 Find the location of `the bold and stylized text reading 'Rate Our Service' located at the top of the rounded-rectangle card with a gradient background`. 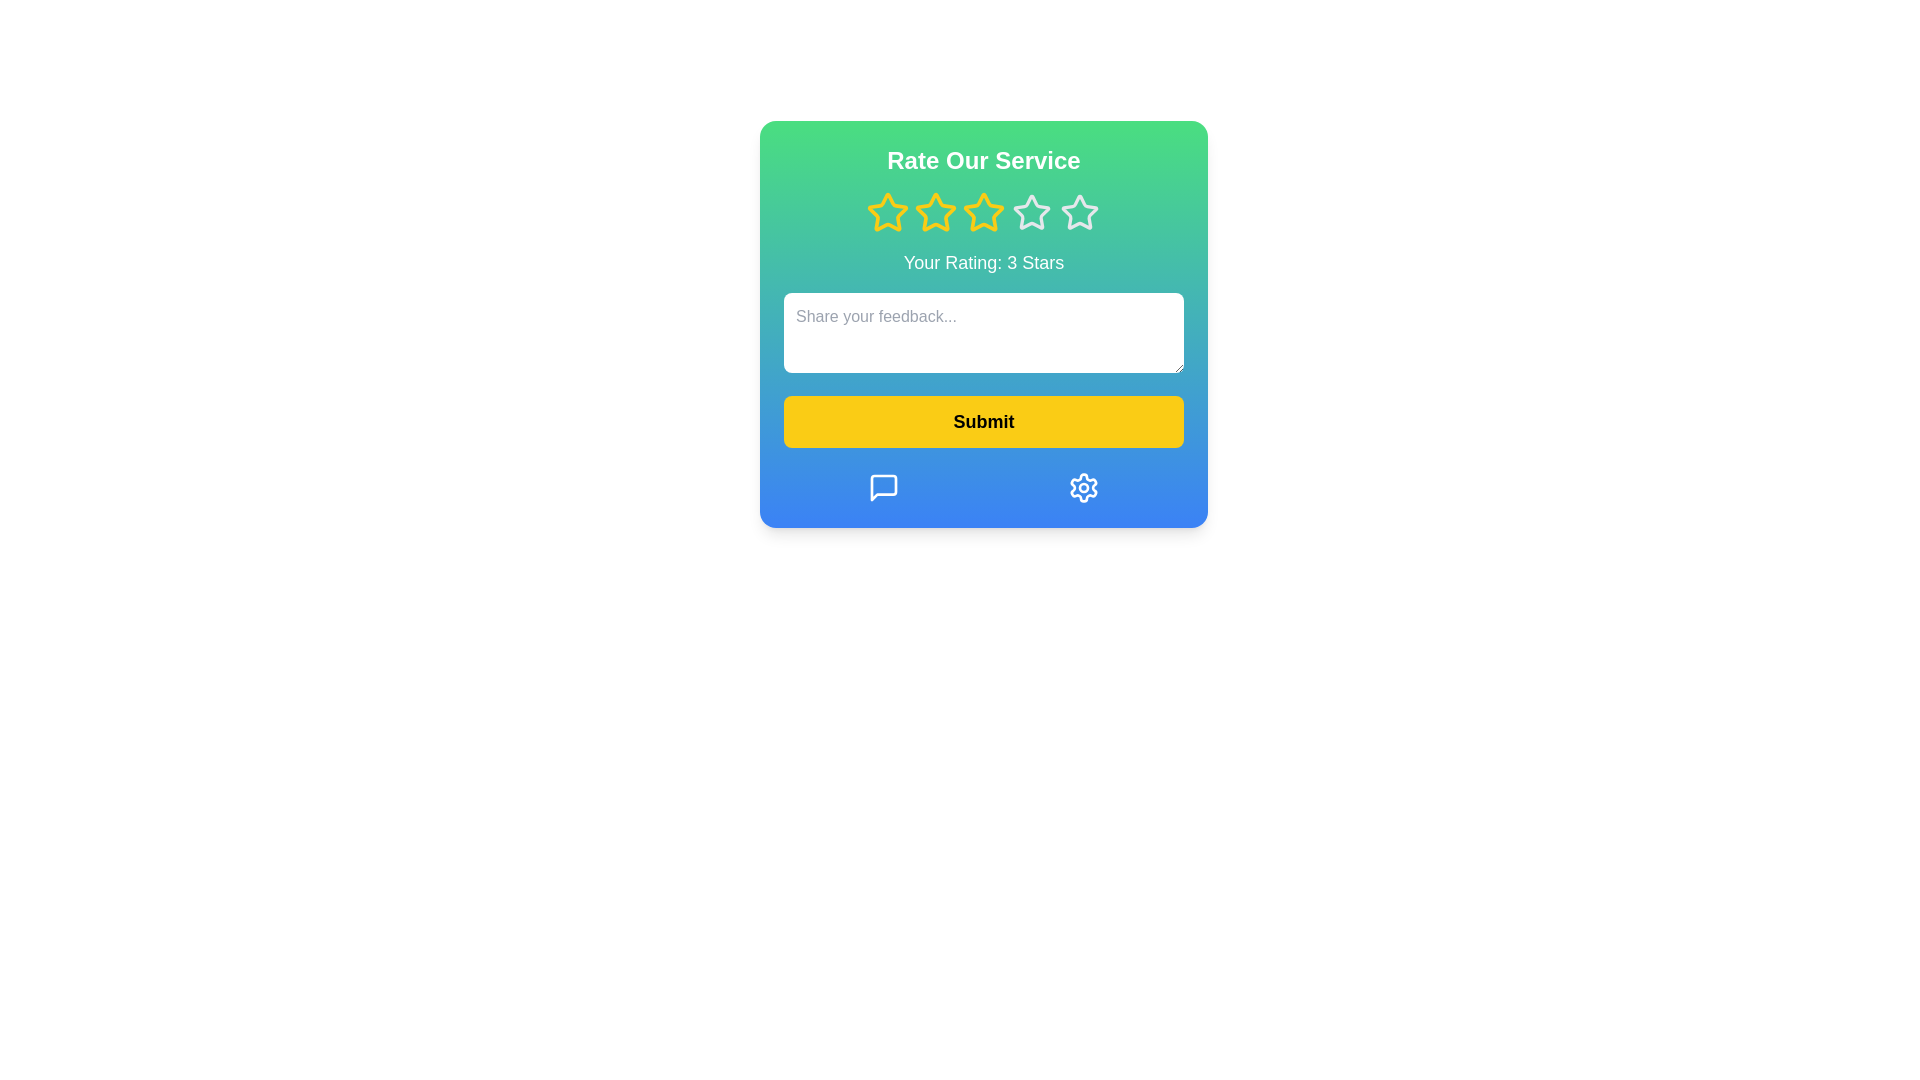

the bold and stylized text reading 'Rate Our Service' located at the top of the rounded-rectangle card with a gradient background is located at coordinates (983, 160).